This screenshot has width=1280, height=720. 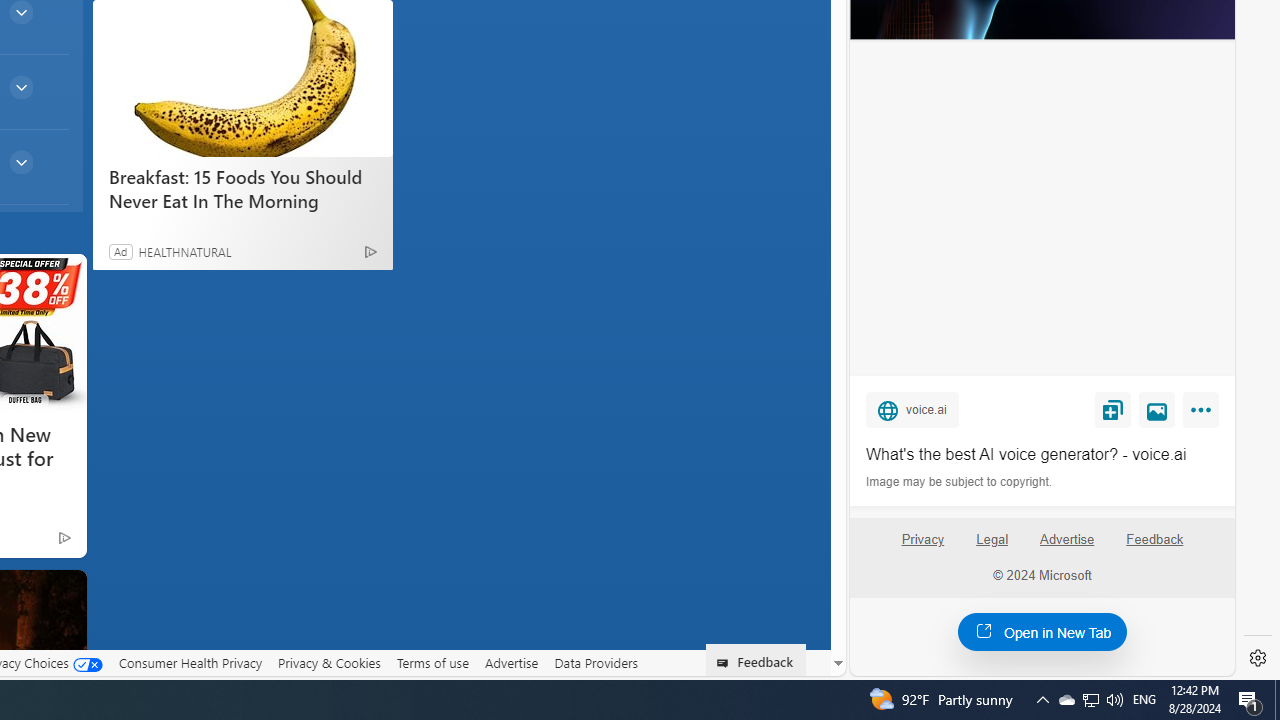 I want to click on 'Privacy', so click(x=921, y=547).